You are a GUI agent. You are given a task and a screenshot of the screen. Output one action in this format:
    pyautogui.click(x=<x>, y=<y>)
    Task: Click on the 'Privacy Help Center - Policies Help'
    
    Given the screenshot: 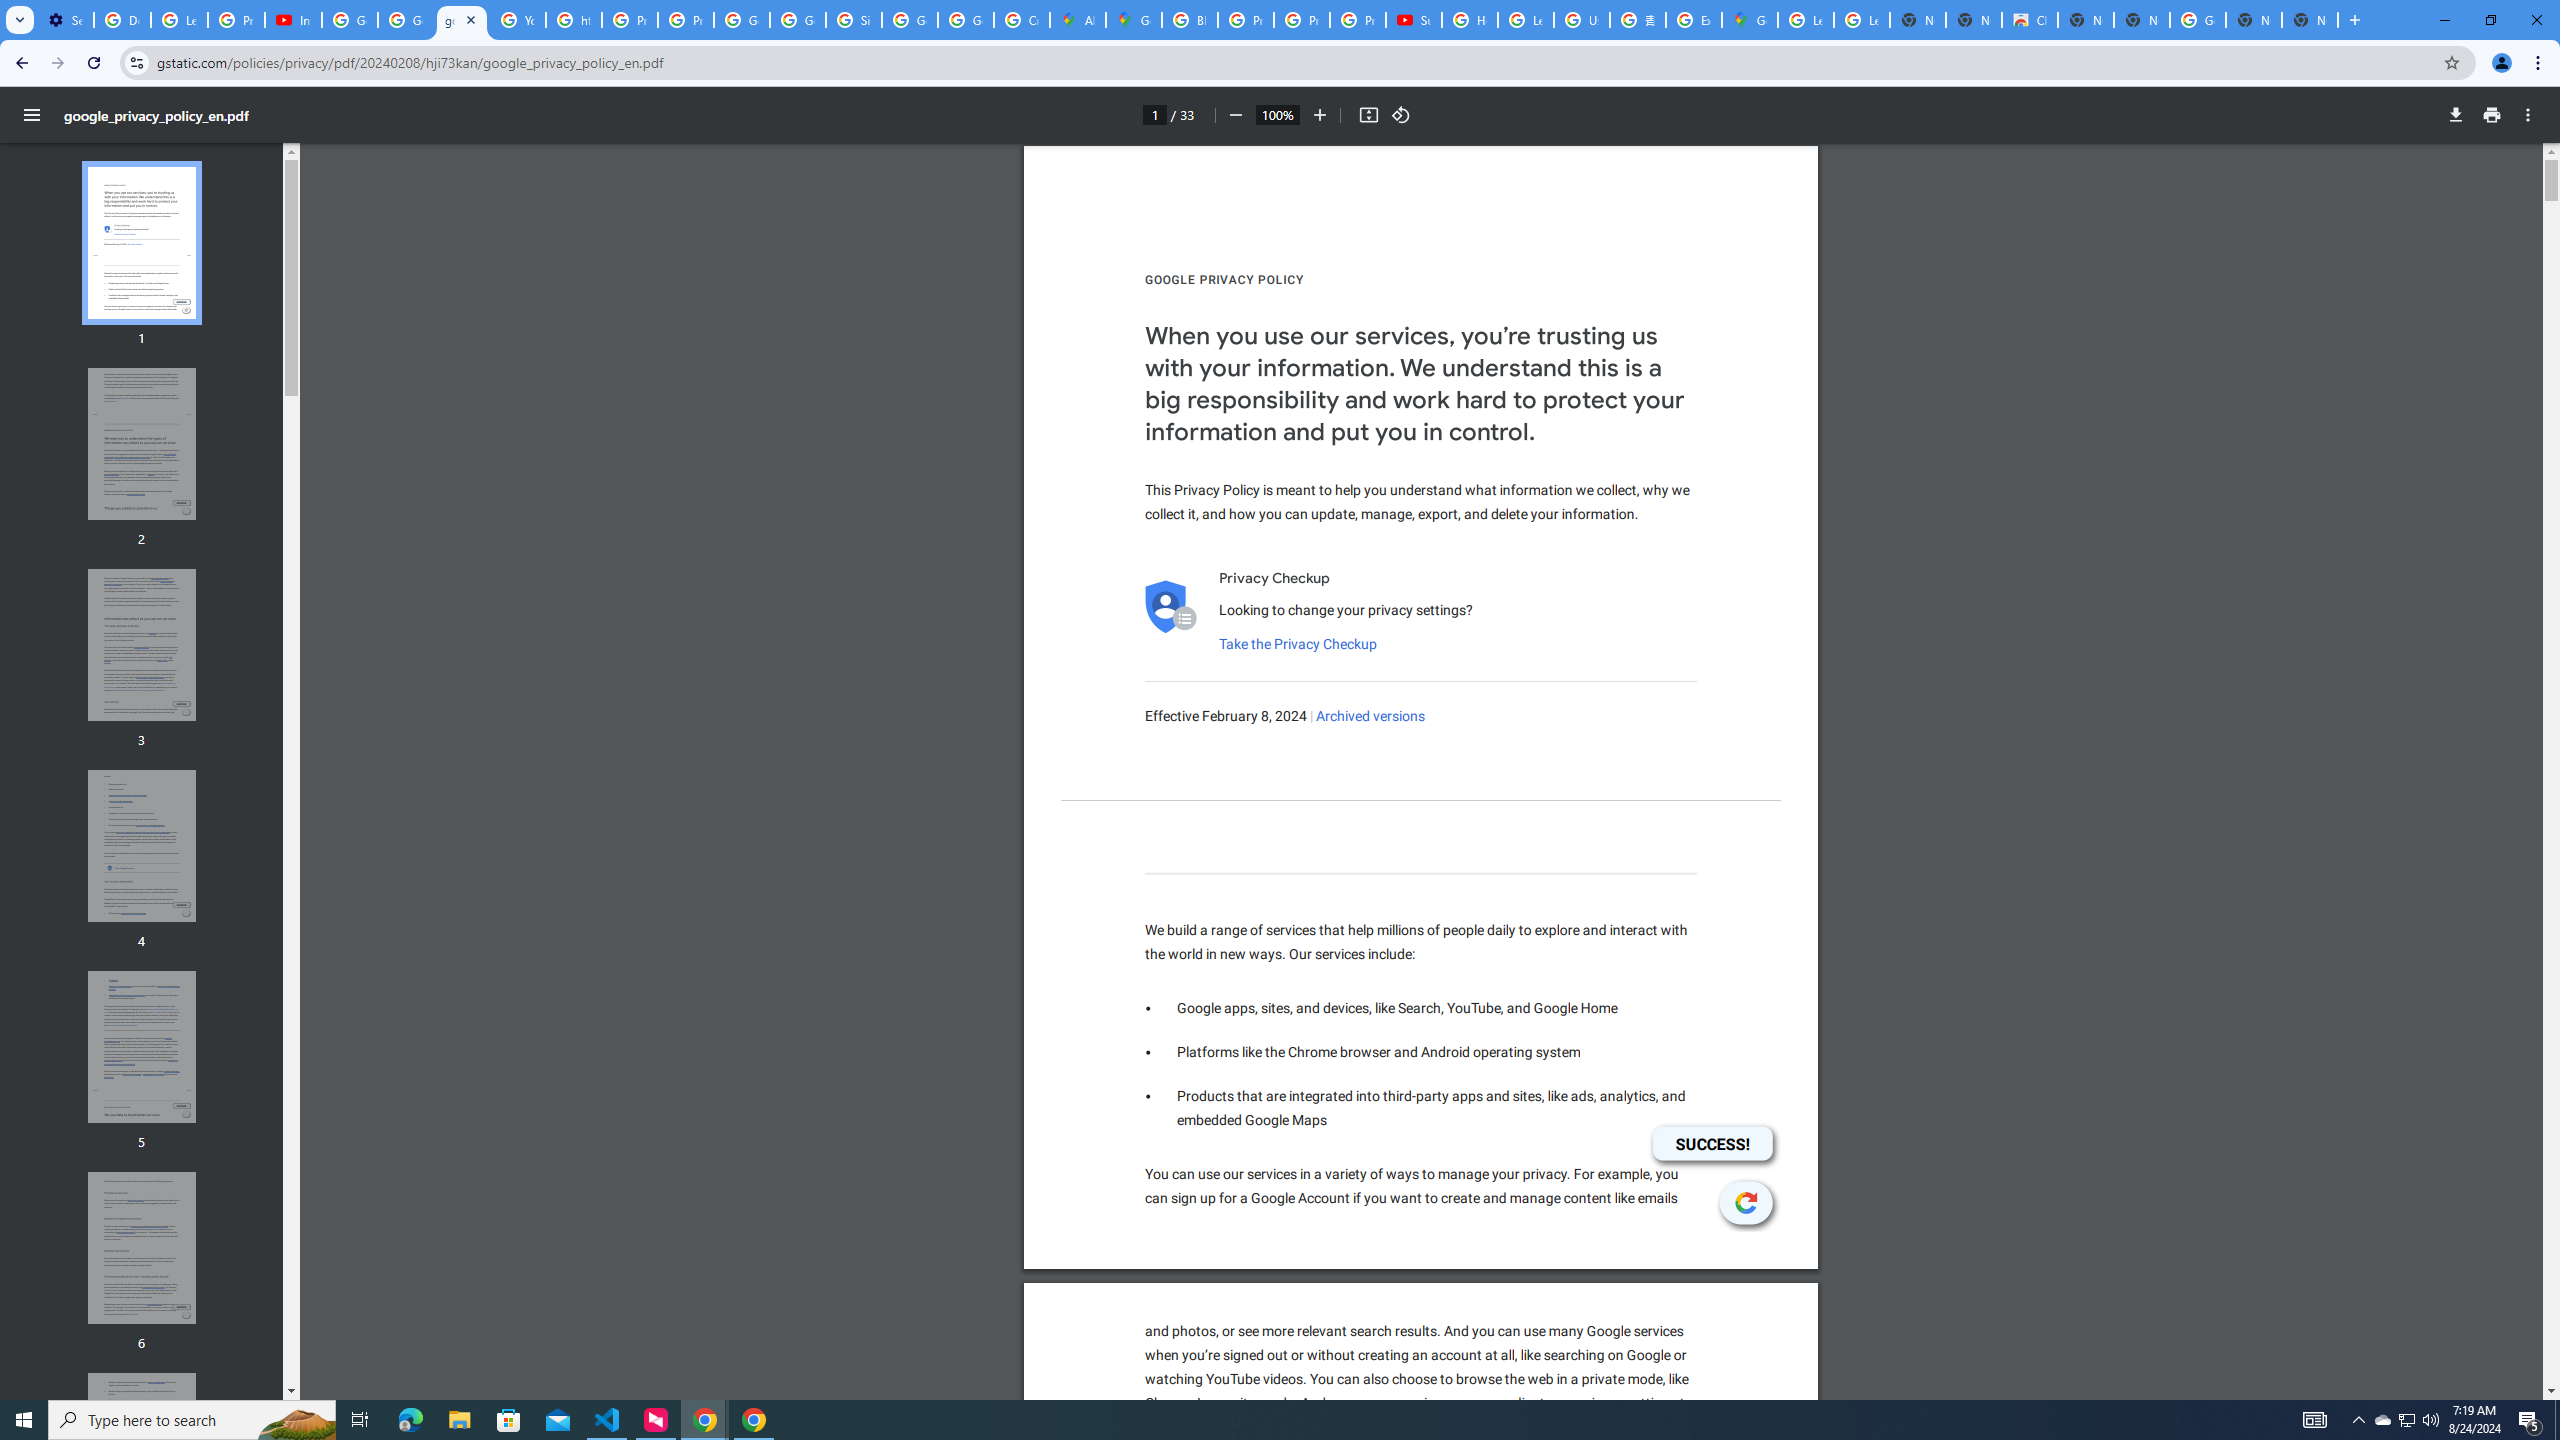 What is the action you would take?
    pyautogui.click(x=1244, y=19)
    